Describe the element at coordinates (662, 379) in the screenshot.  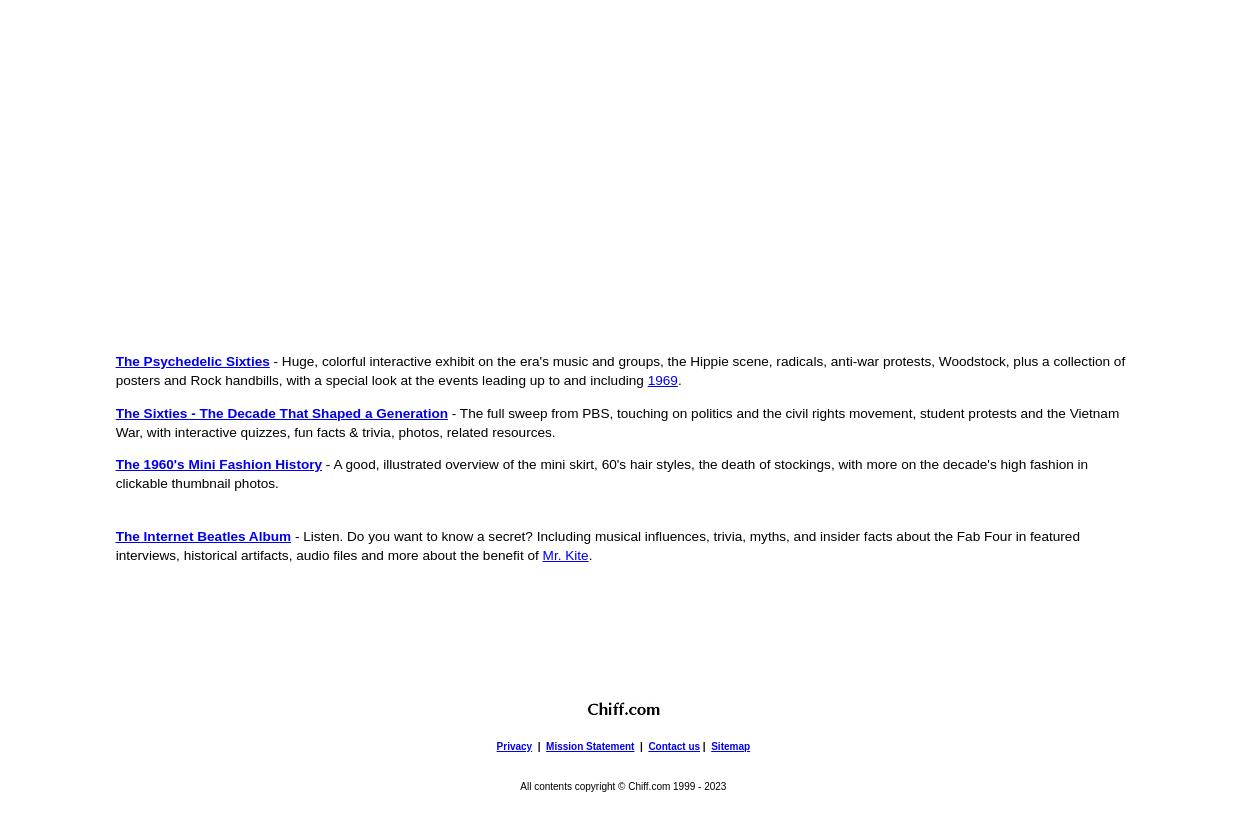
I see `'1969'` at that location.